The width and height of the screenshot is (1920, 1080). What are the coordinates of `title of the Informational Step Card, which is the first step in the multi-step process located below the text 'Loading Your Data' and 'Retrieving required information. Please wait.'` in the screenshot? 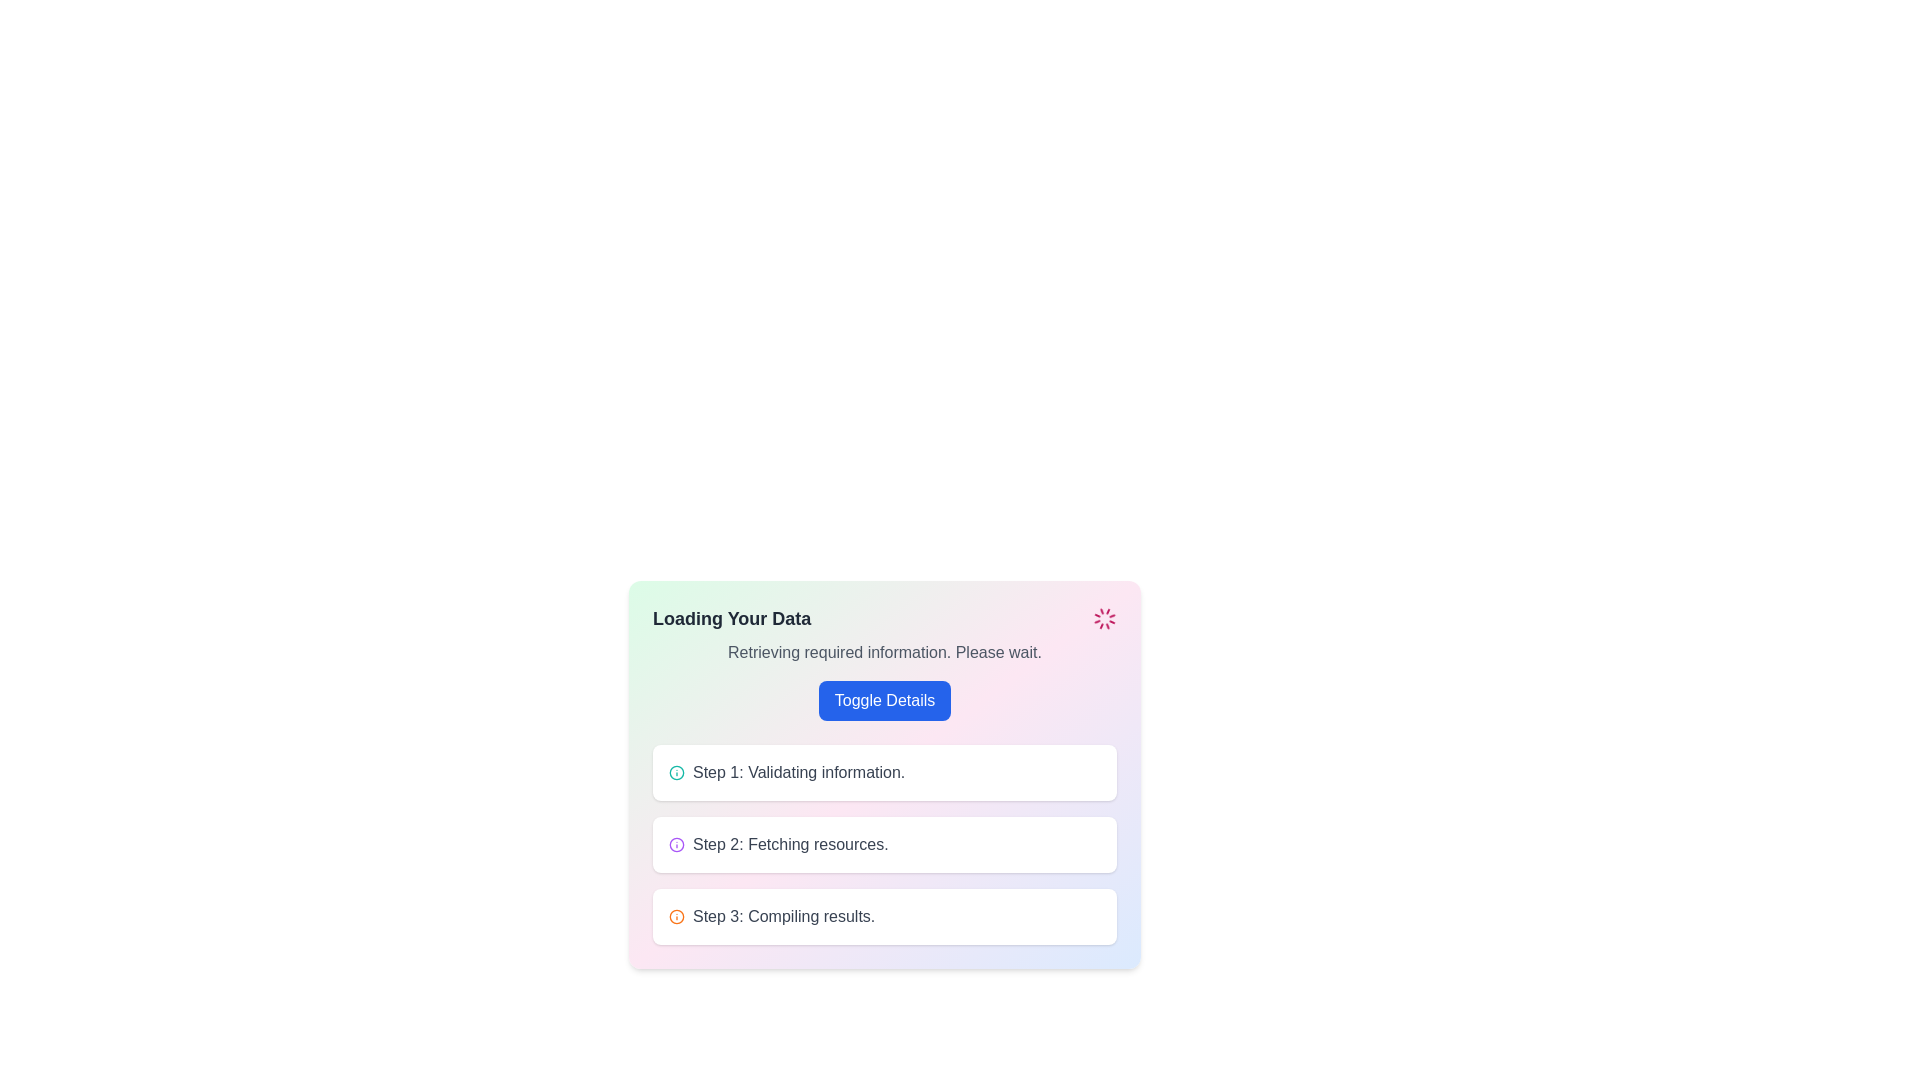 It's located at (883, 771).